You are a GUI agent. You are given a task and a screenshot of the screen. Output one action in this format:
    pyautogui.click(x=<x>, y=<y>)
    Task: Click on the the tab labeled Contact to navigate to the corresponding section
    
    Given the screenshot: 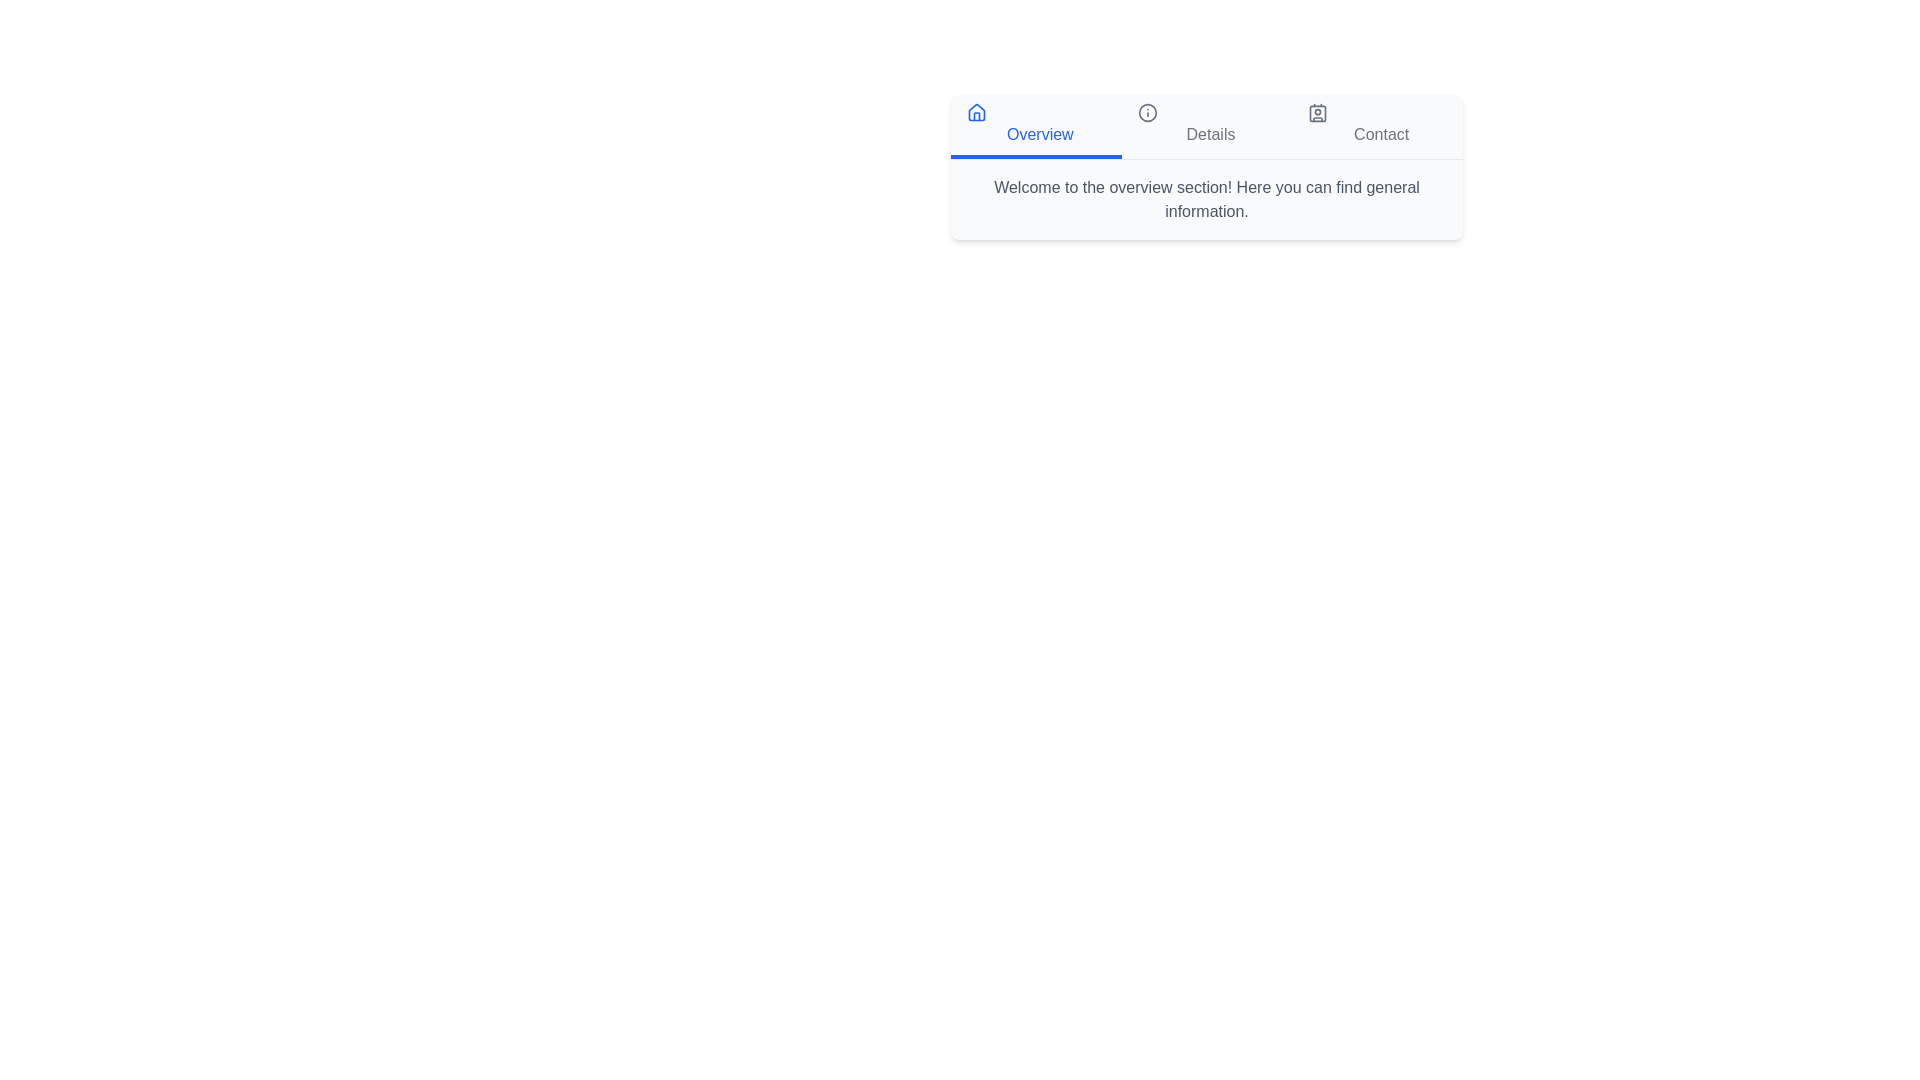 What is the action you would take?
    pyautogui.click(x=1376, y=127)
    